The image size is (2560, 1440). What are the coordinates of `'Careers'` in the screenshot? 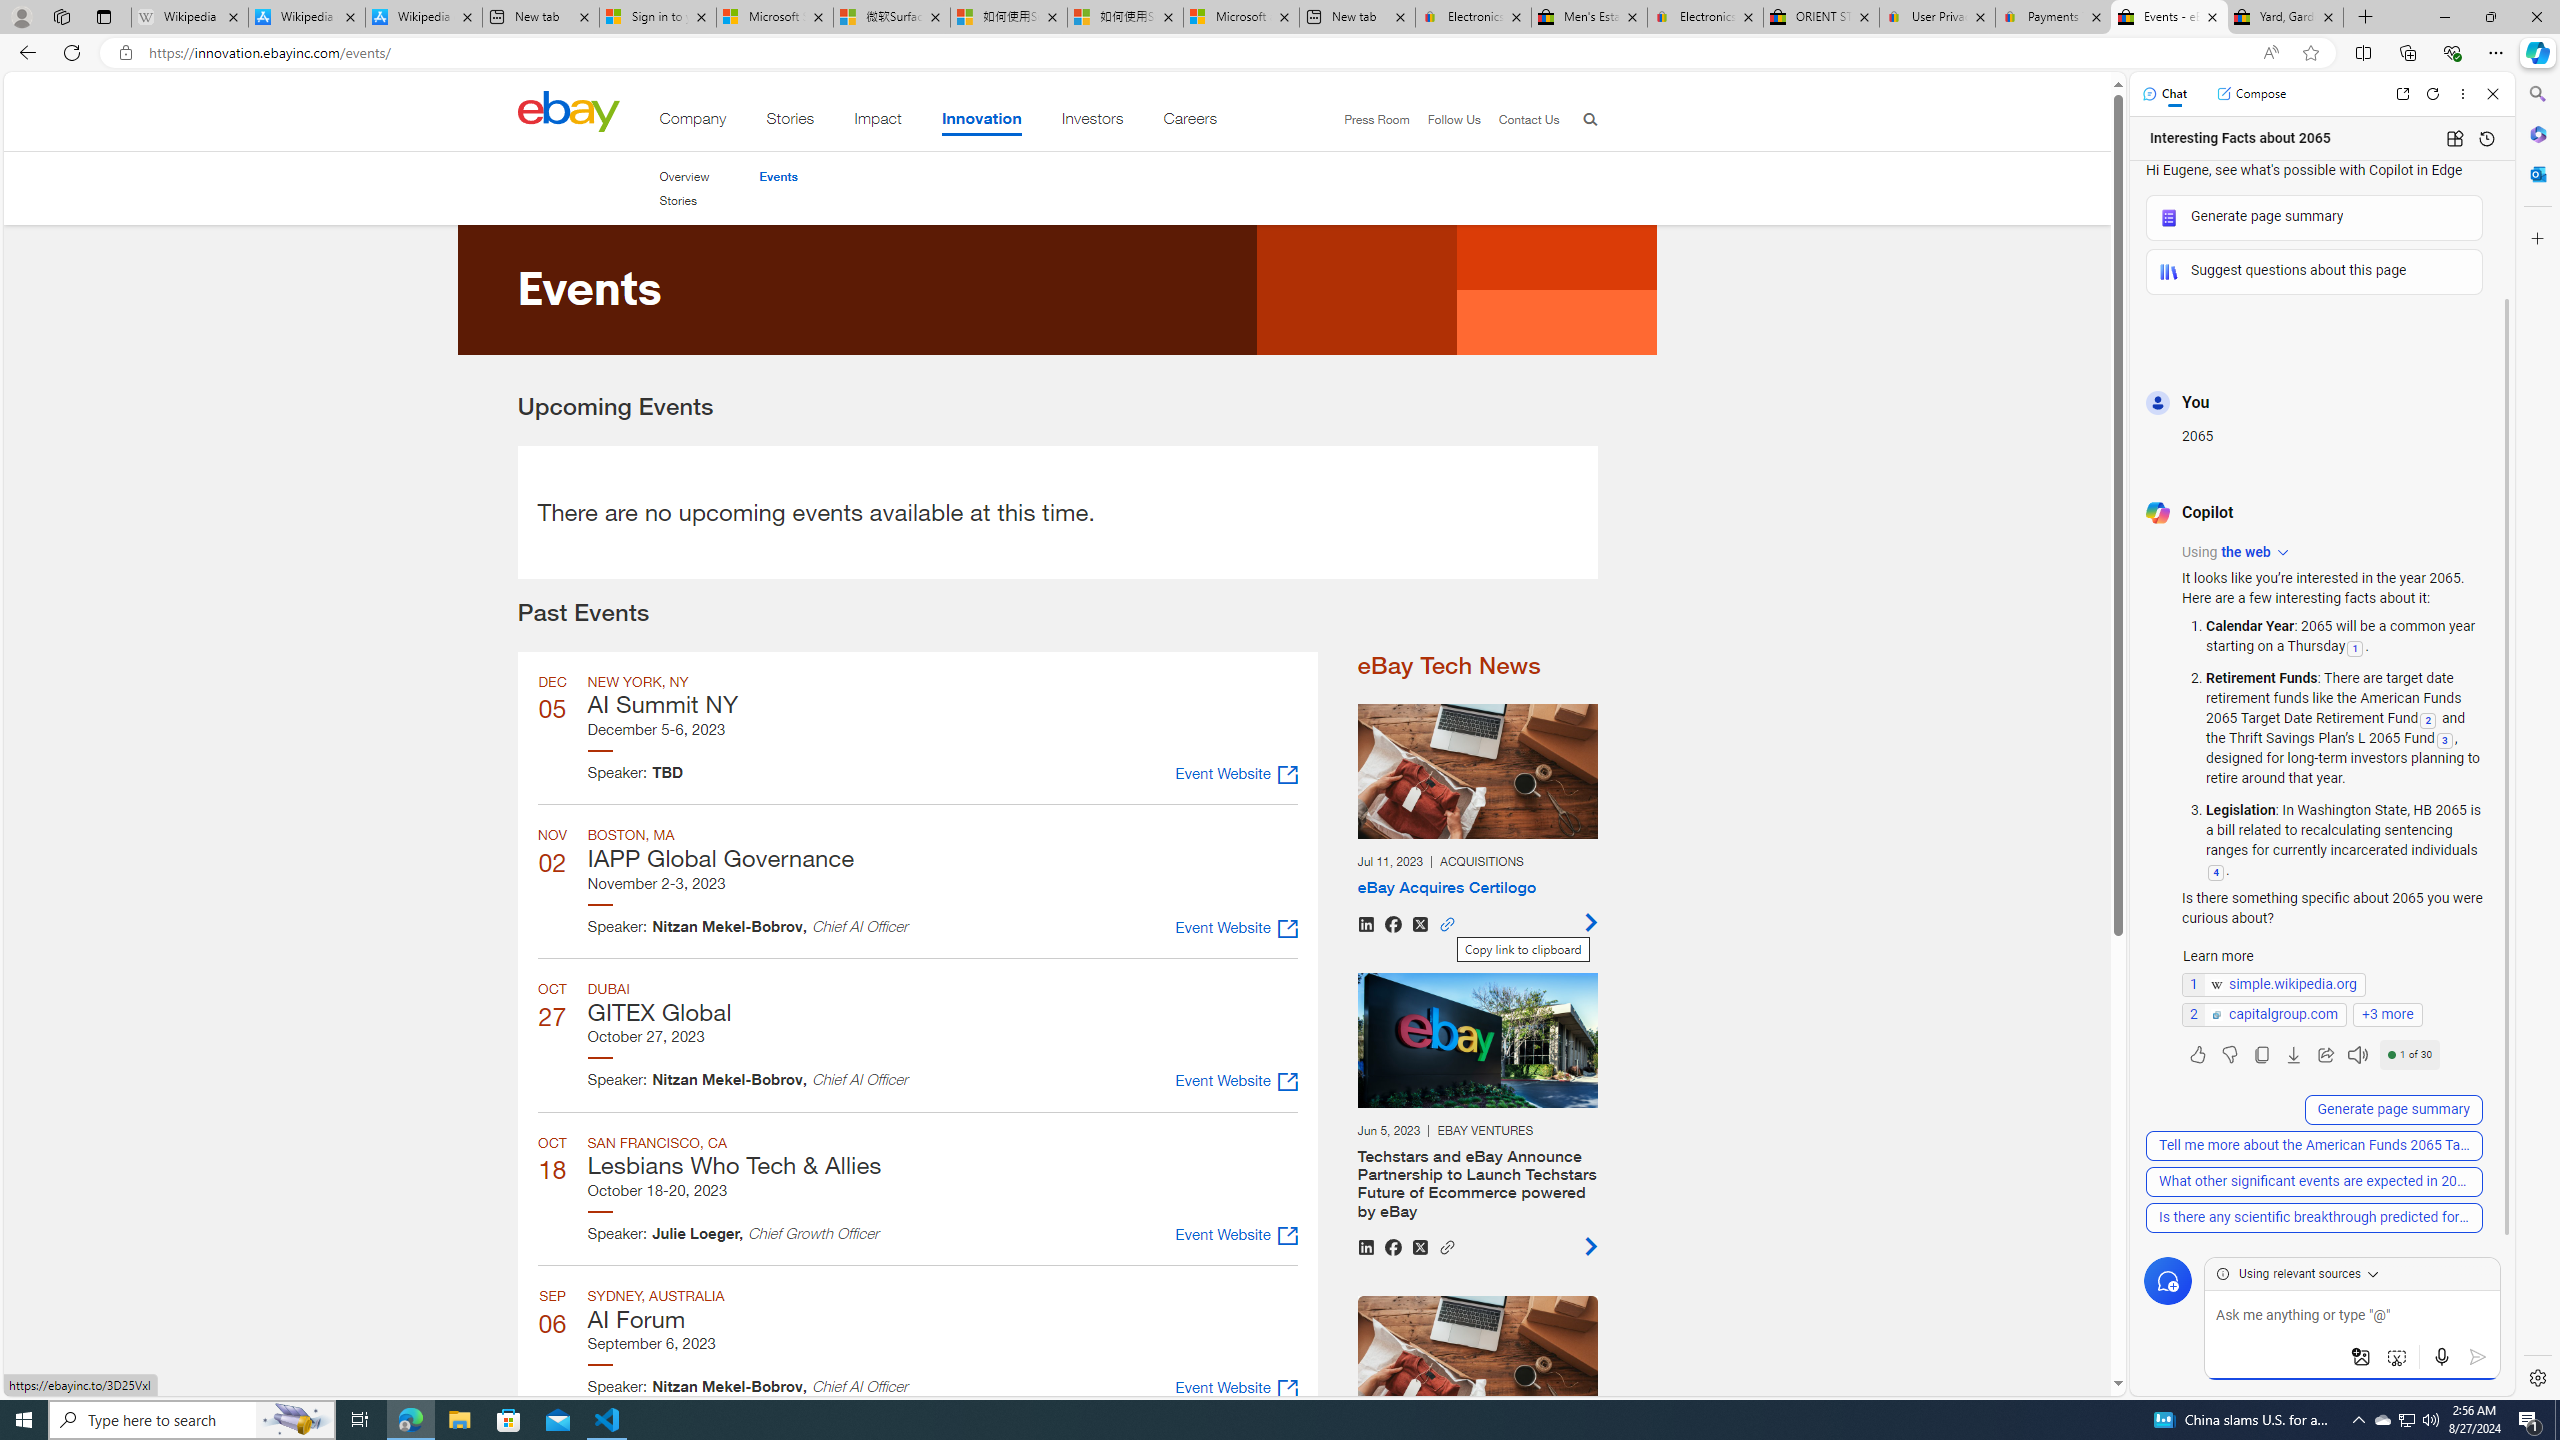 It's located at (1190, 122).